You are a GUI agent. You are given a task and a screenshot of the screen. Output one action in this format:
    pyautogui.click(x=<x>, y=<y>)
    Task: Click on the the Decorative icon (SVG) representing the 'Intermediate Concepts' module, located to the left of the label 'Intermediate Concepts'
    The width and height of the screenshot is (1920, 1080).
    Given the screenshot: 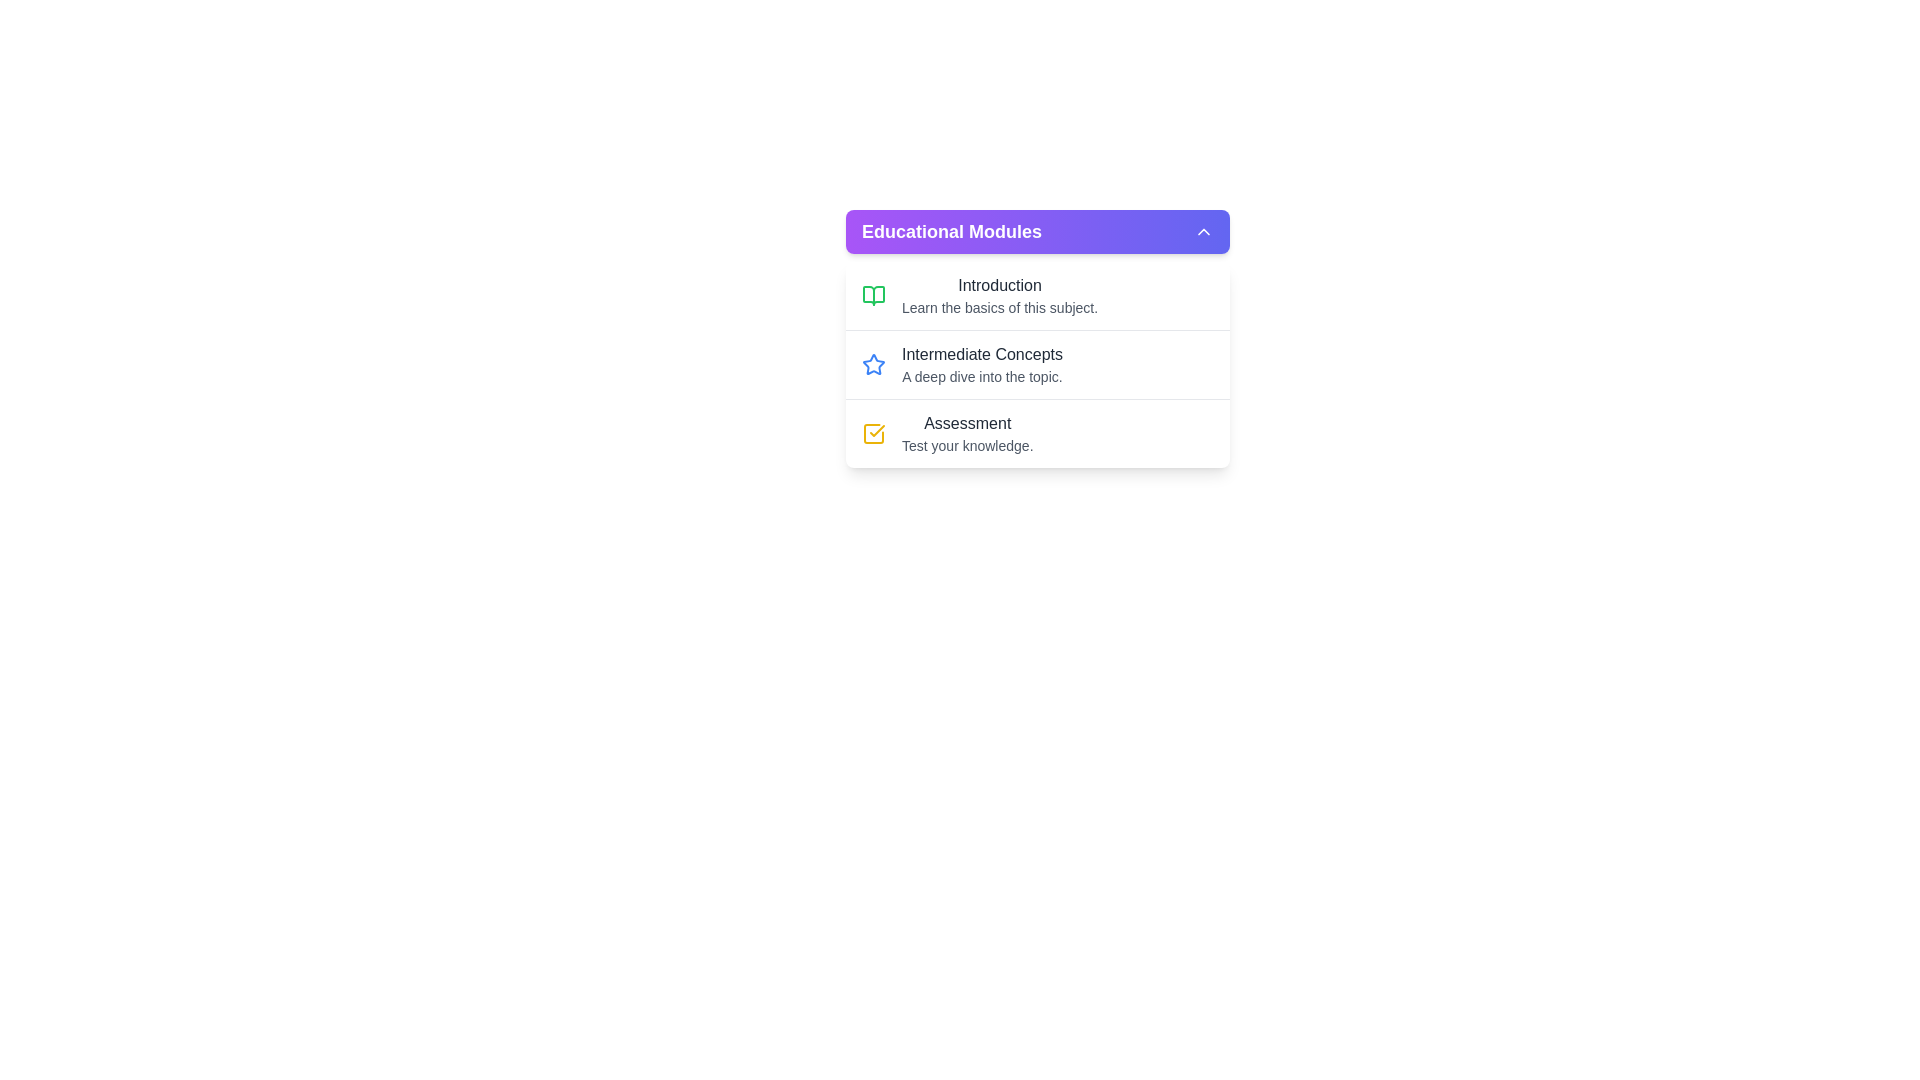 What is the action you would take?
    pyautogui.click(x=873, y=365)
    